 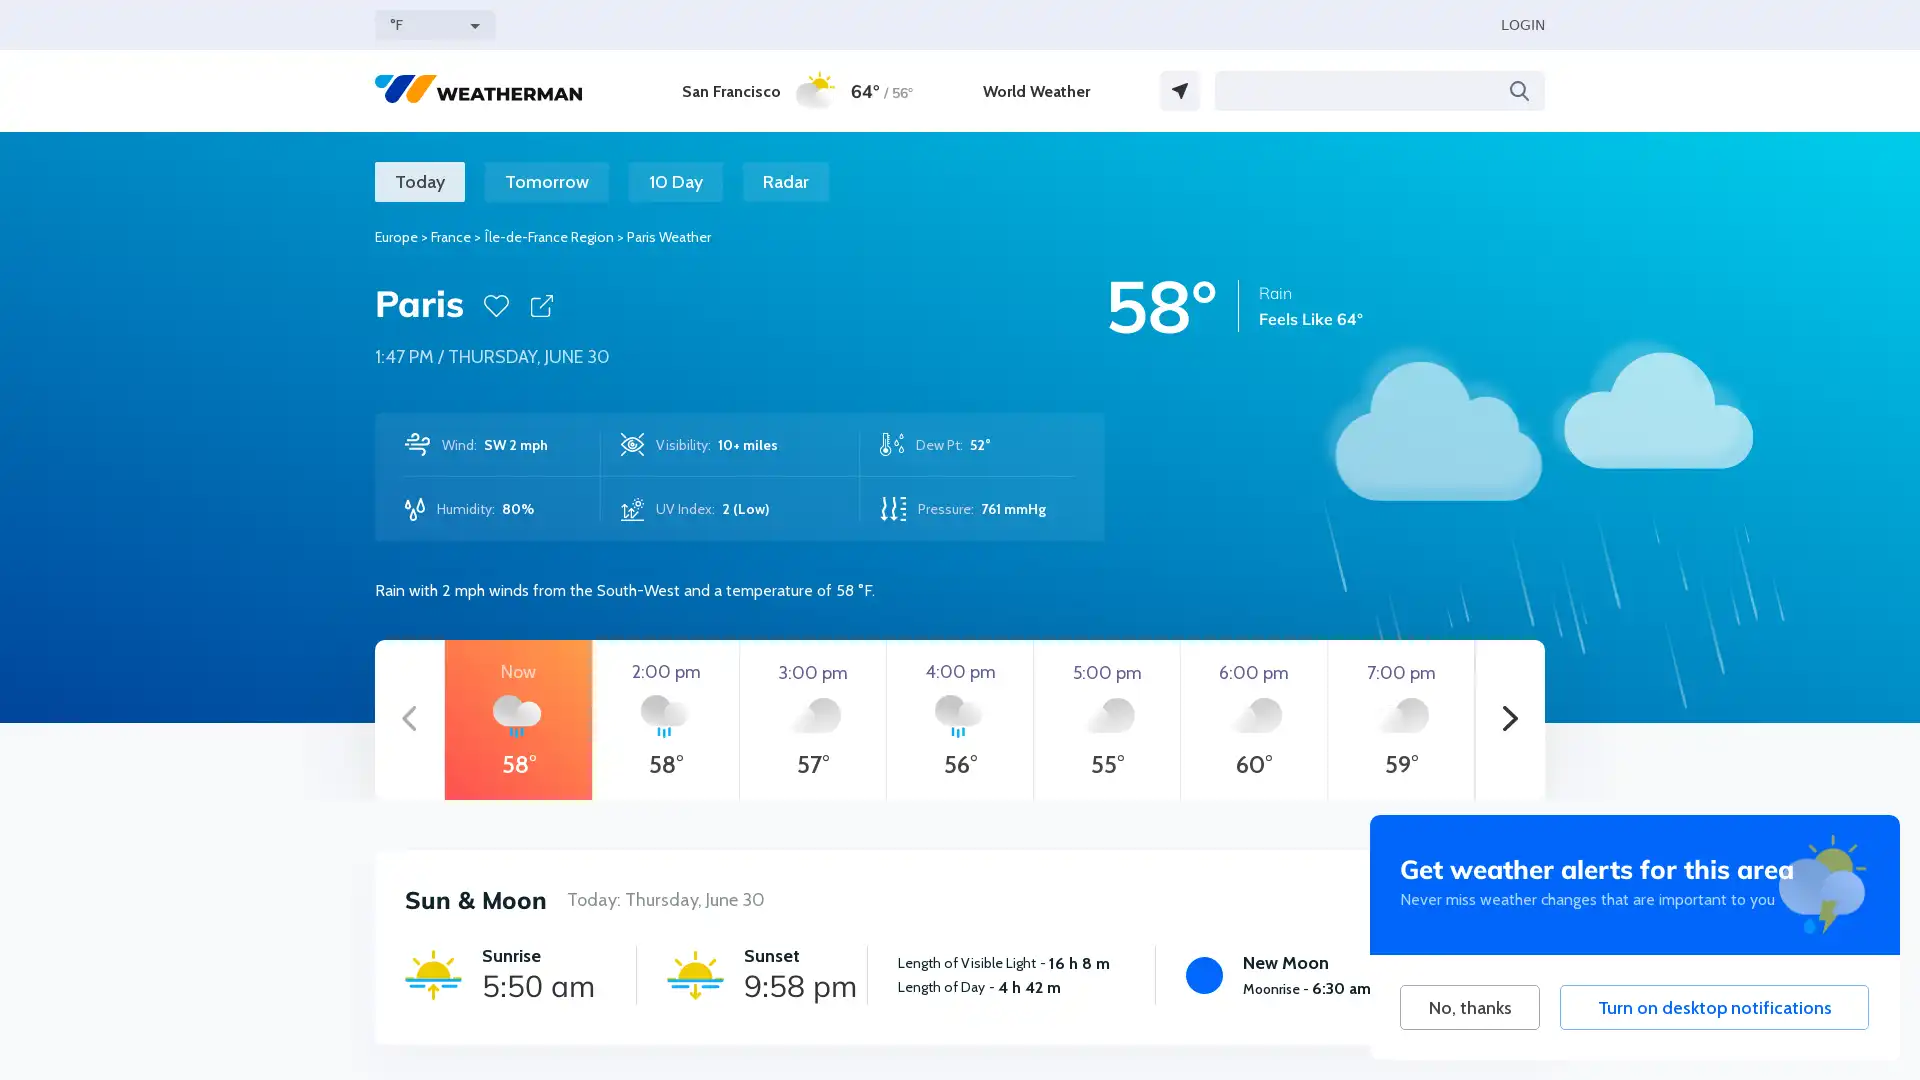 I want to click on LOGIN, so click(x=1521, y=24).